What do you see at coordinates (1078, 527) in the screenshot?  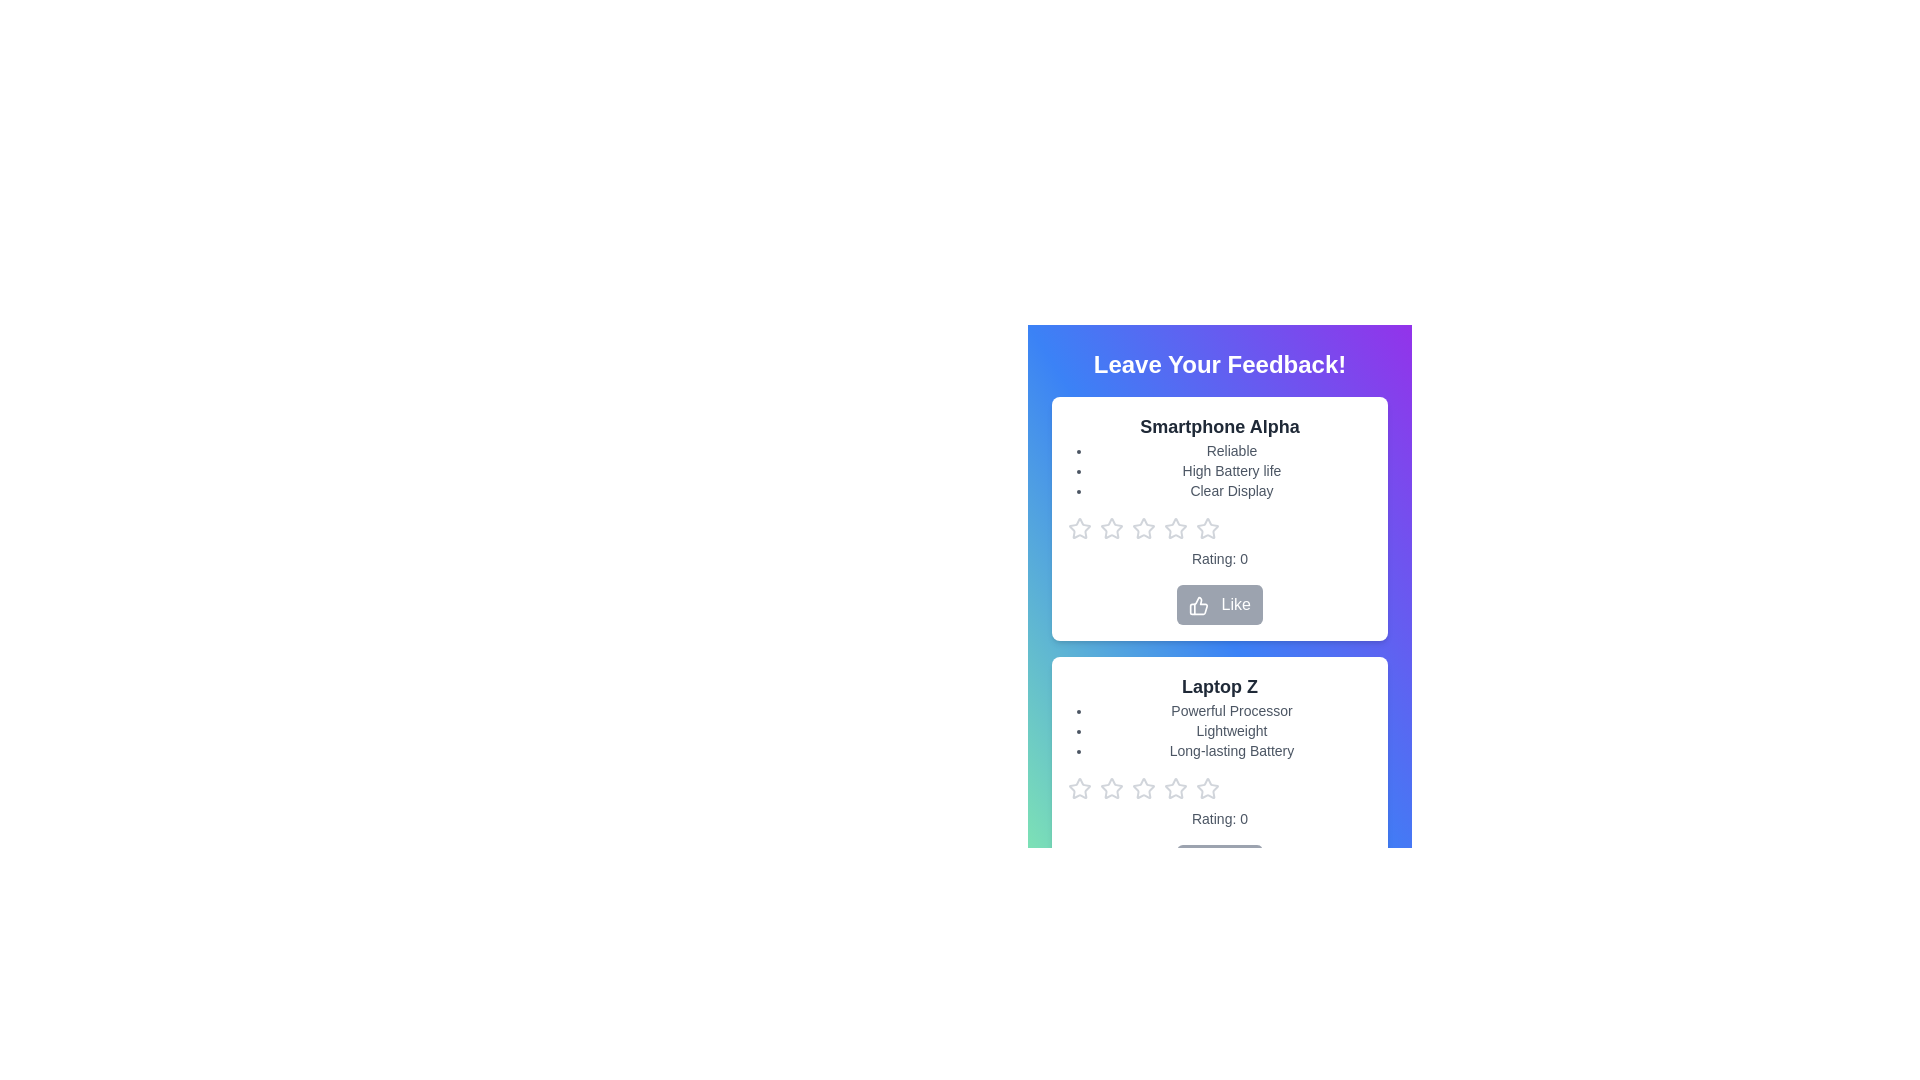 I see `the first rating star icon under the 'Smartphone Alpha' section` at bounding box center [1078, 527].